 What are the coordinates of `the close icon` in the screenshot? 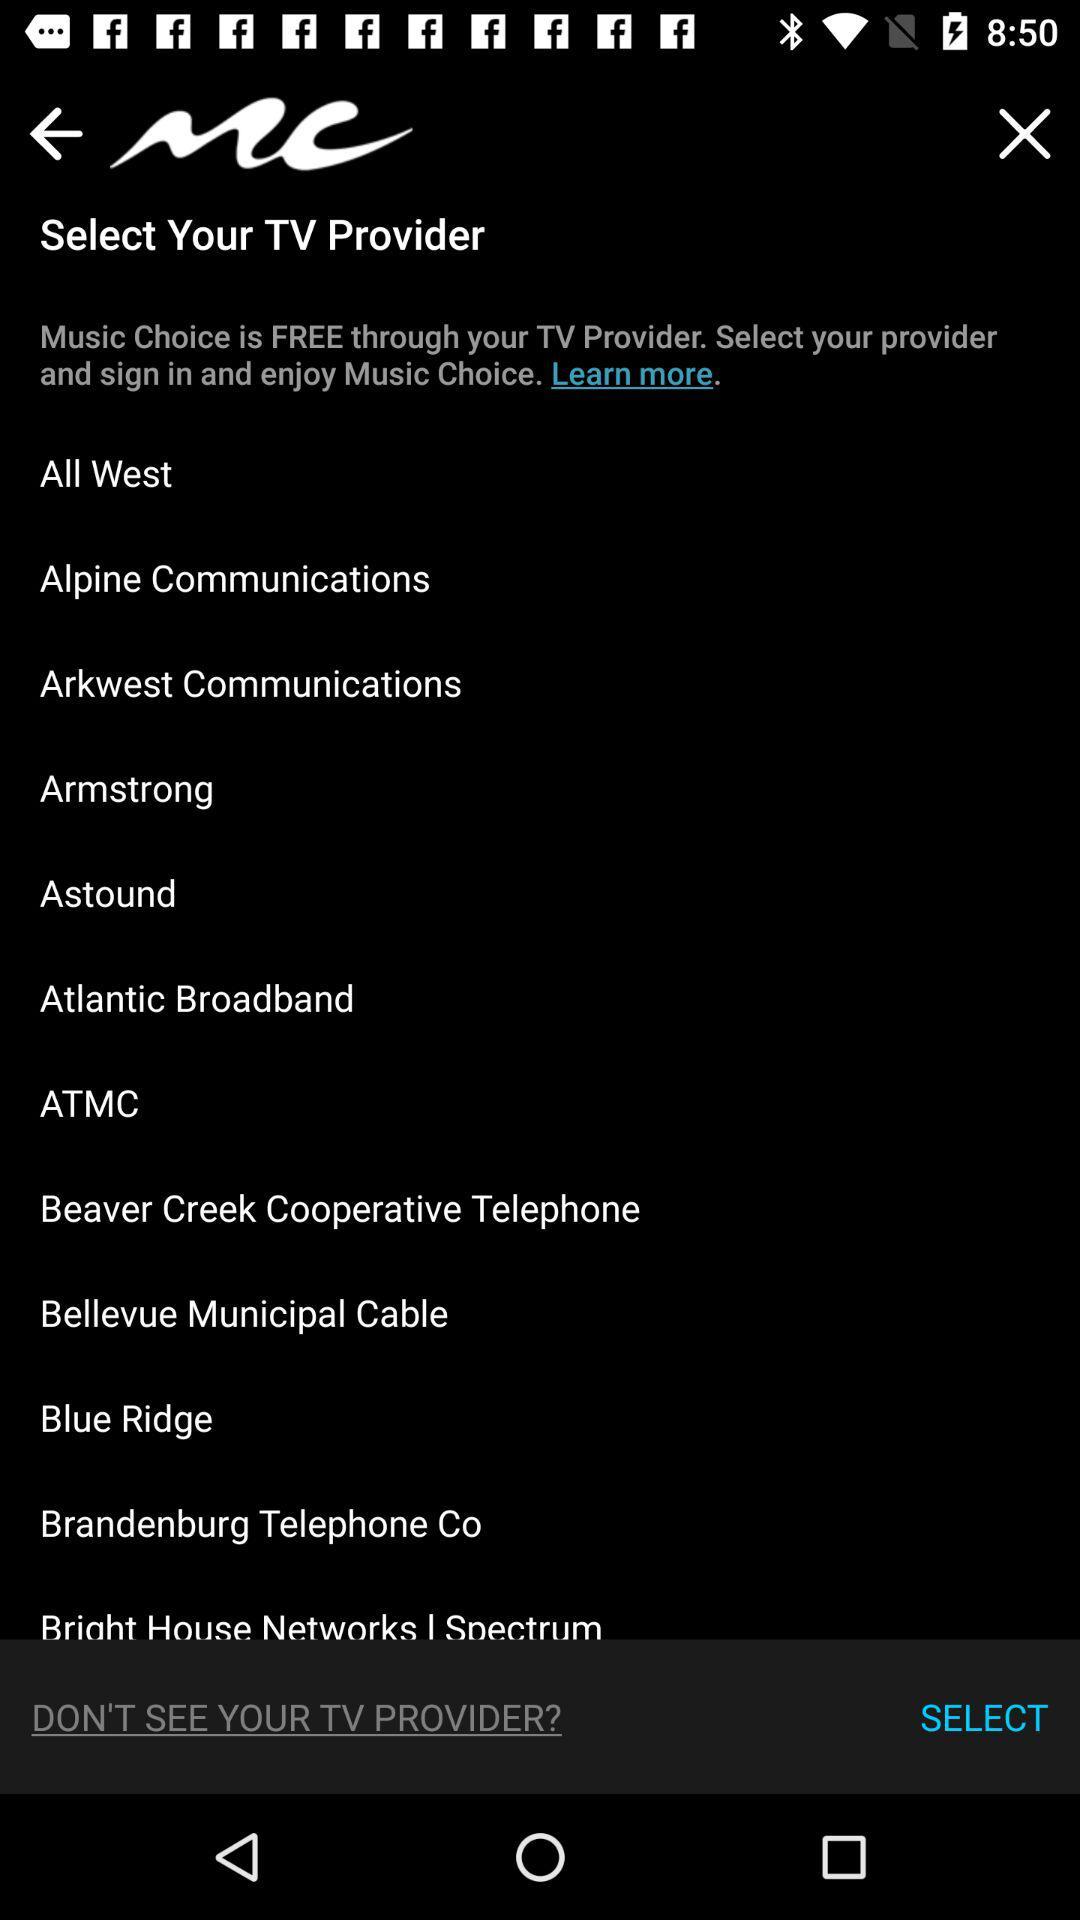 It's located at (1024, 132).